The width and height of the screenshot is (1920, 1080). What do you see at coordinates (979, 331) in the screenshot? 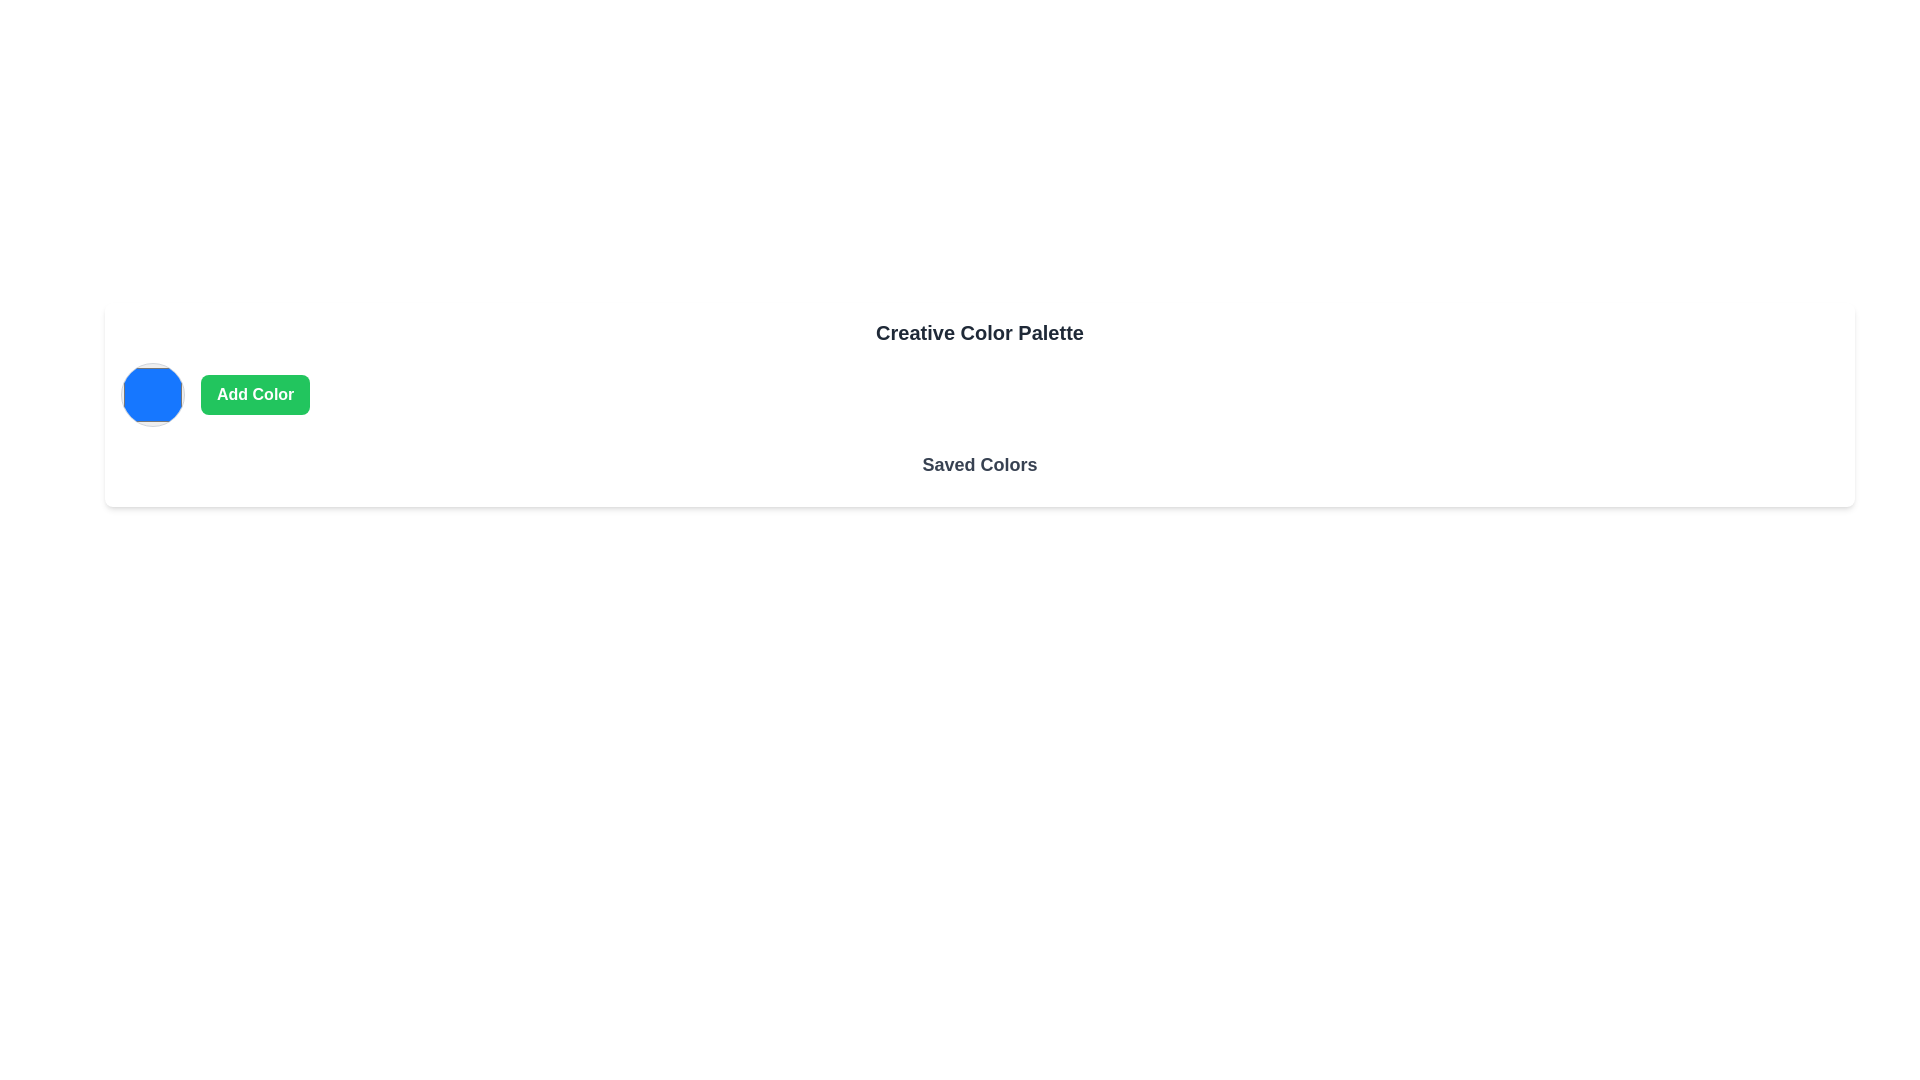
I see `the header text label located at the top of the card, which indicates the main theme or purpose of the content within the card` at bounding box center [979, 331].